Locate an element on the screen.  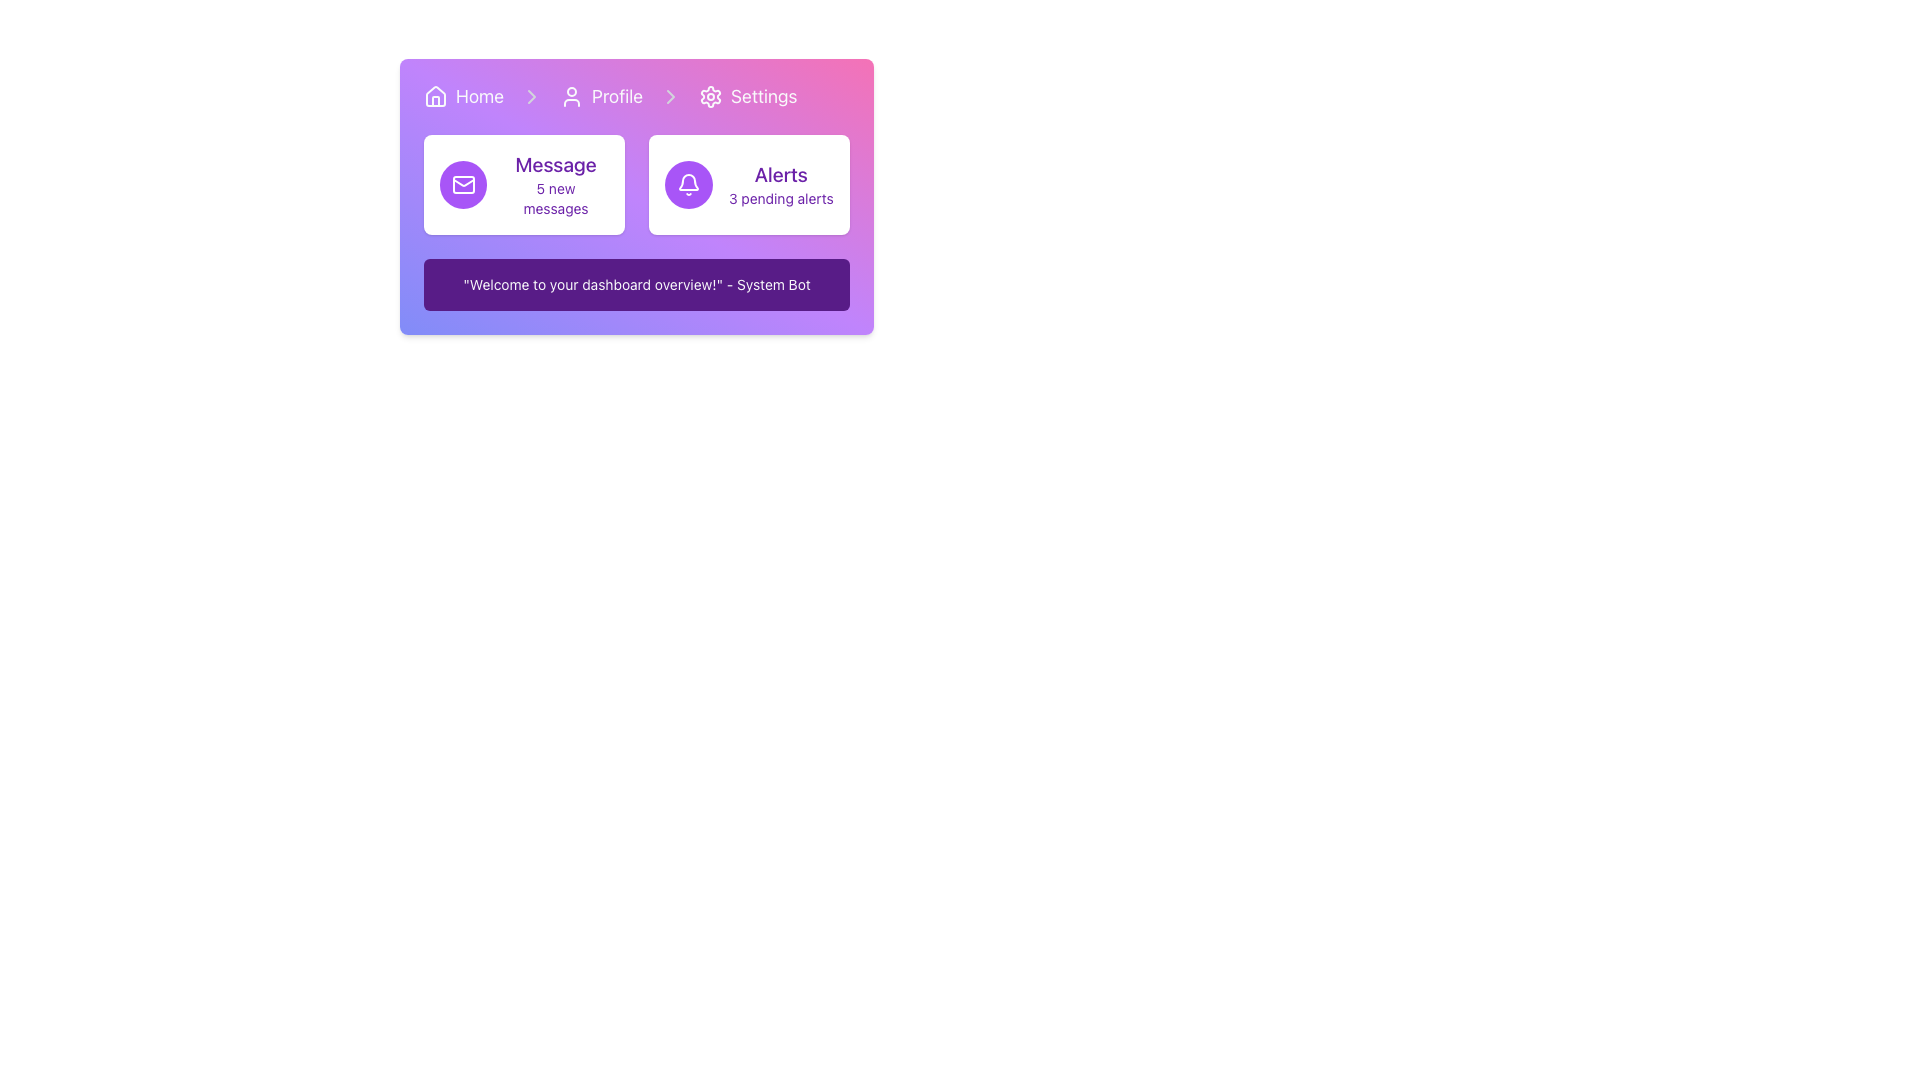
the 'Message' text label, which is a prominently styled label in purple font located at the top left of a card structure is located at coordinates (556, 164).